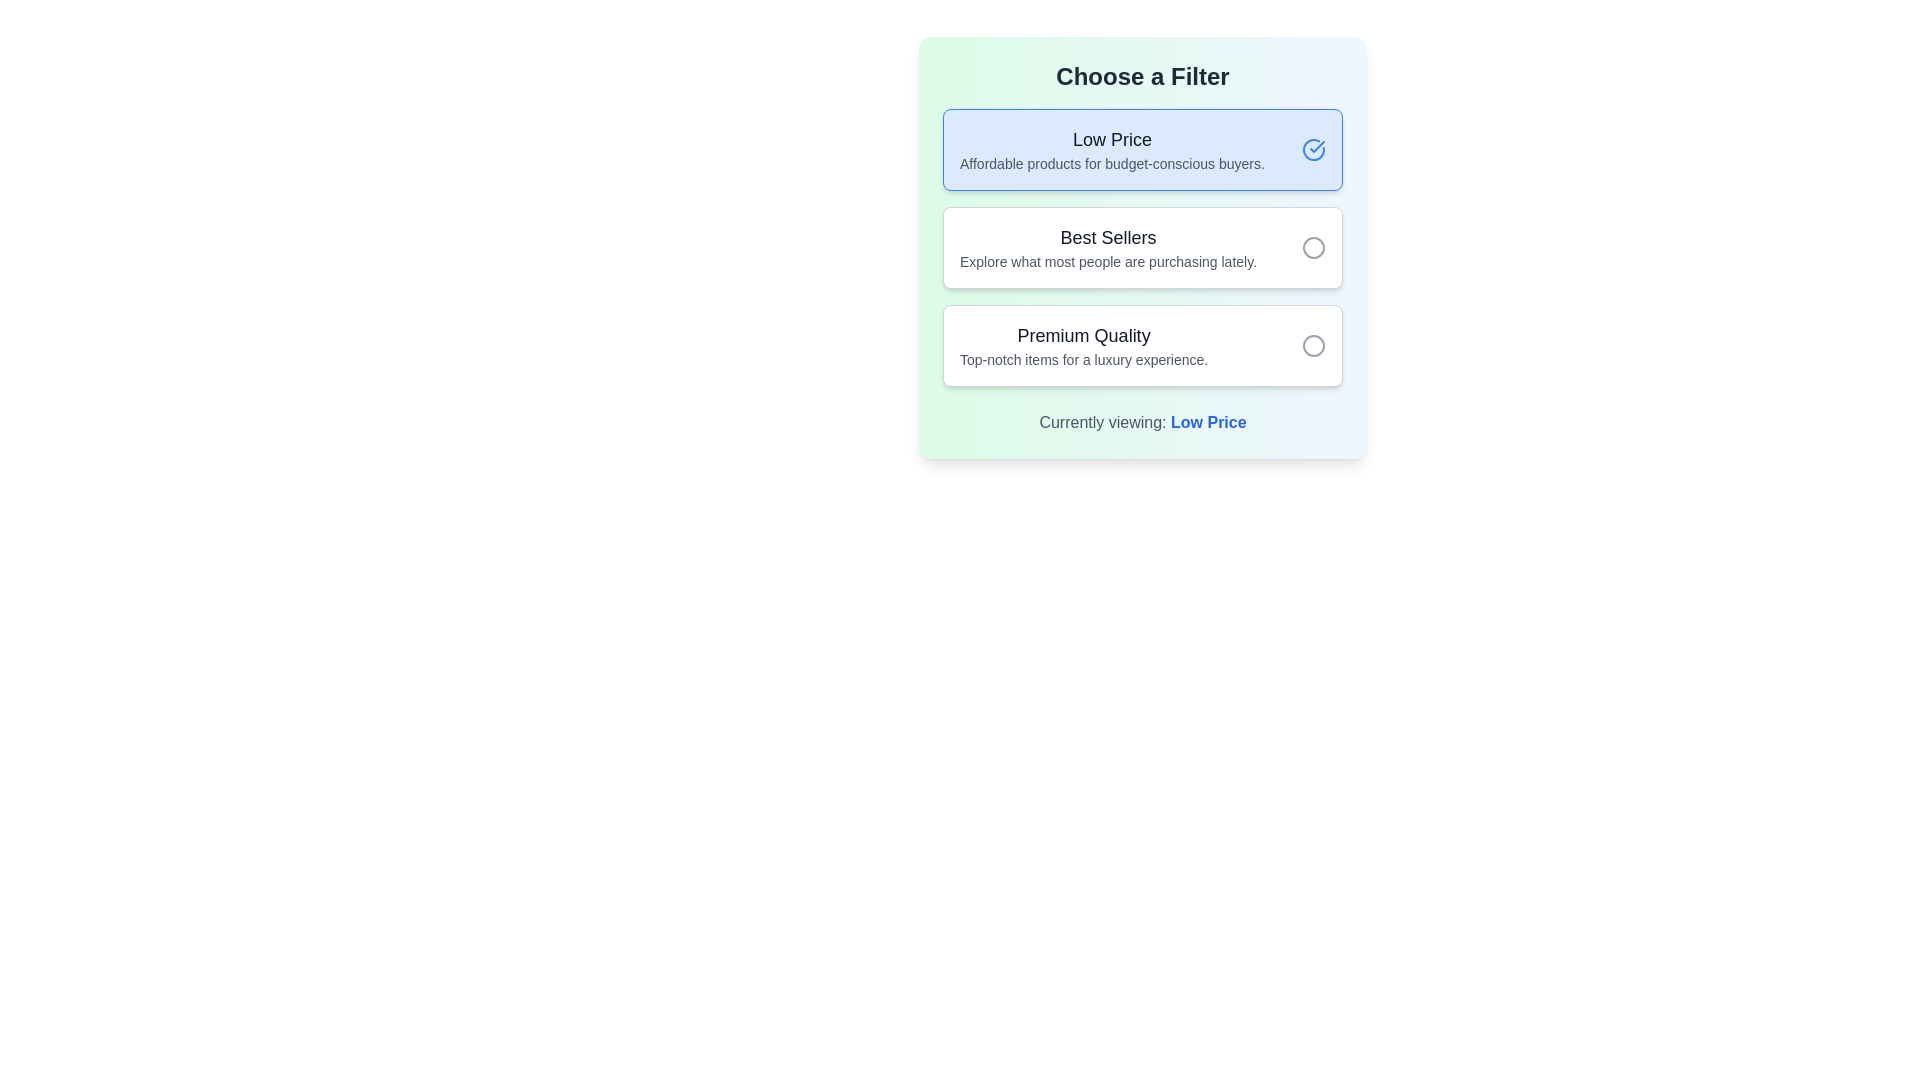 This screenshot has width=1920, height=1080. What do you see at coordinates (1083, 358) in the screenshot?
I see `the text description styled in light gray that reads 'Top-notch items for a luxury experience' located directly below the title 'Premium Quality.'` at bounding box center [1083, 358].